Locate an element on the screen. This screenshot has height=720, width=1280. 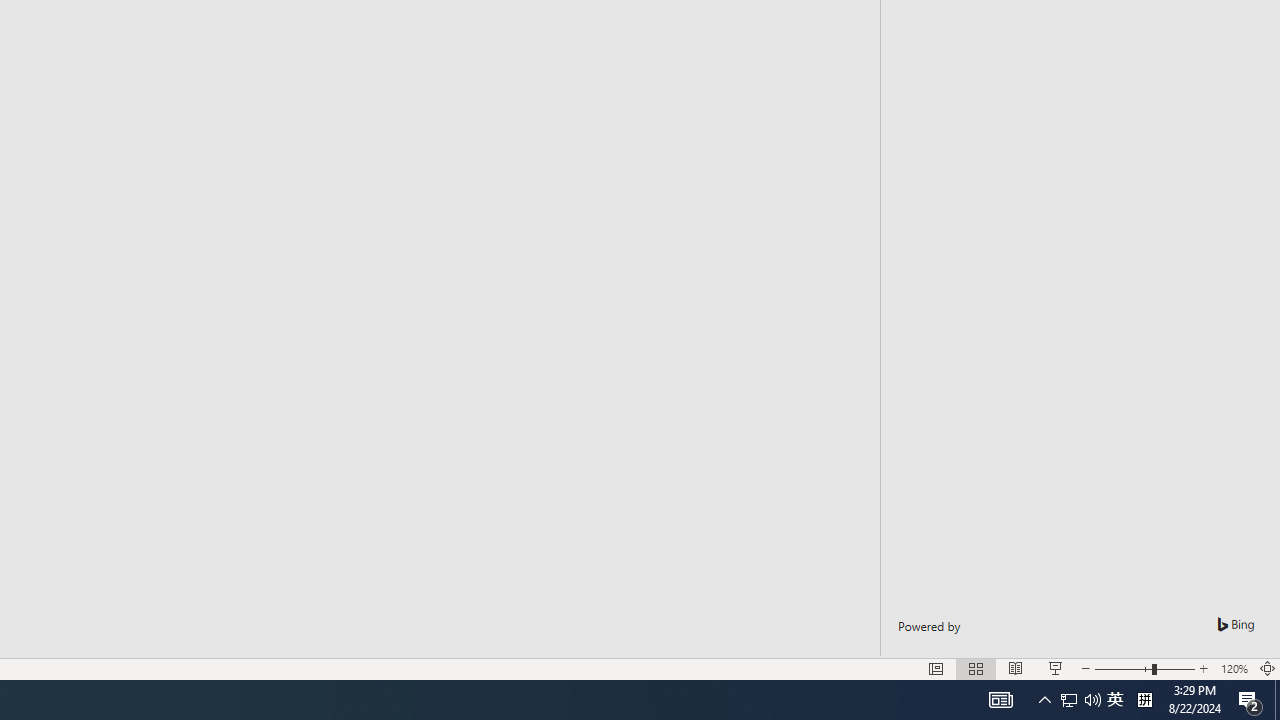
'Zoom 120%' is located at coordinates (1233, 669).